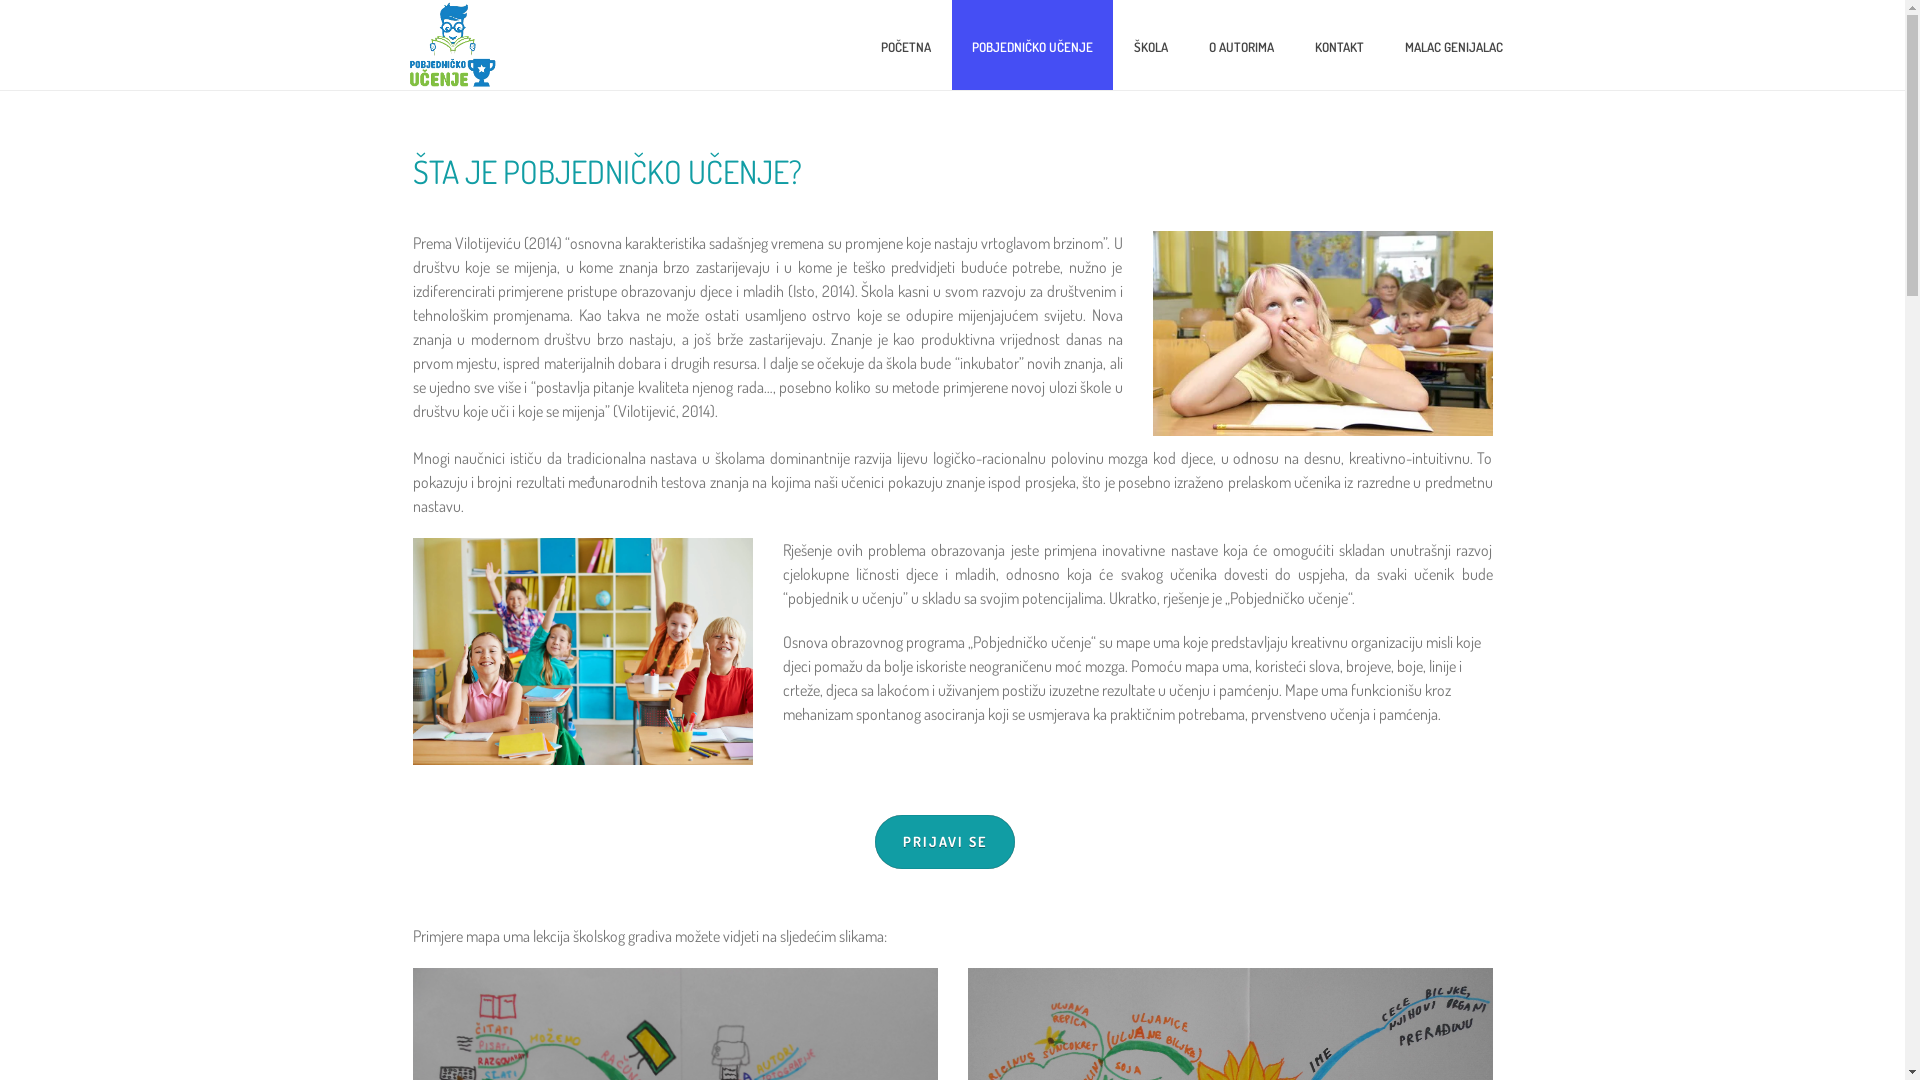 This screenshot has width=1920, height=1080. Describe the element at coordinates (1338, 45) in the screenshot. I see `'KONTAKT'` at that location.